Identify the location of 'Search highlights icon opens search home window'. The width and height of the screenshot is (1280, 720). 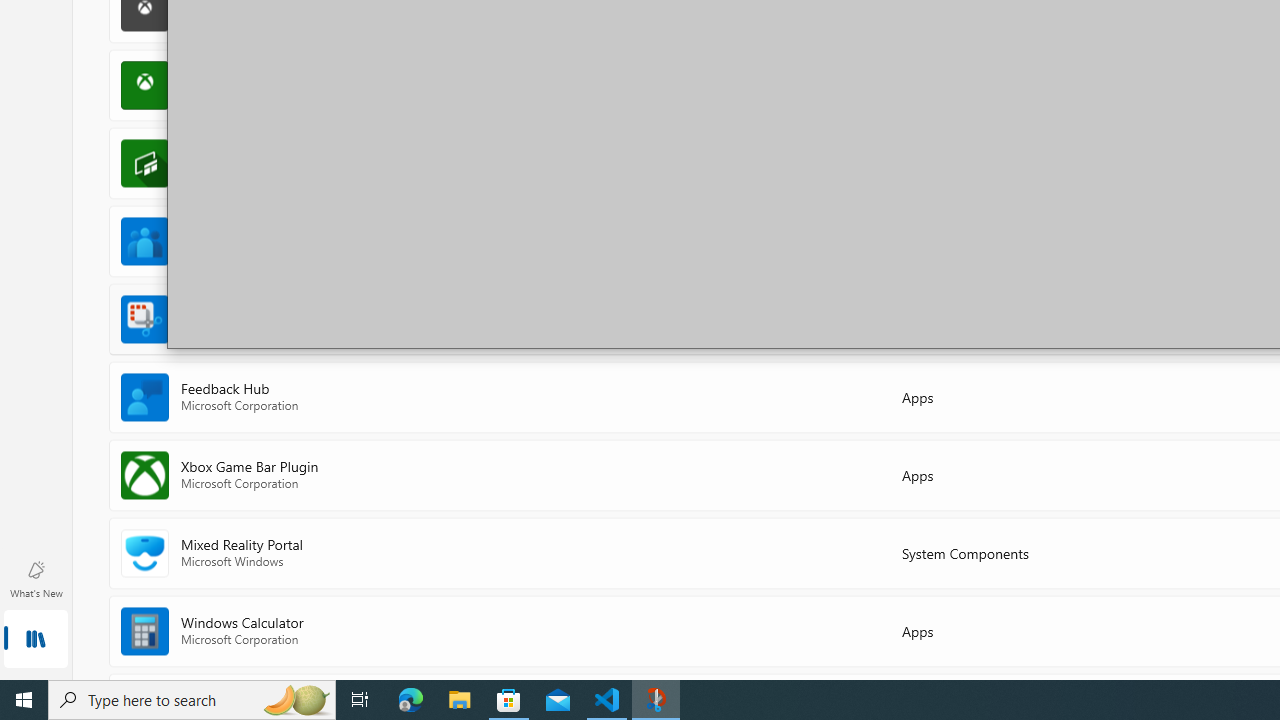
(294, 698).